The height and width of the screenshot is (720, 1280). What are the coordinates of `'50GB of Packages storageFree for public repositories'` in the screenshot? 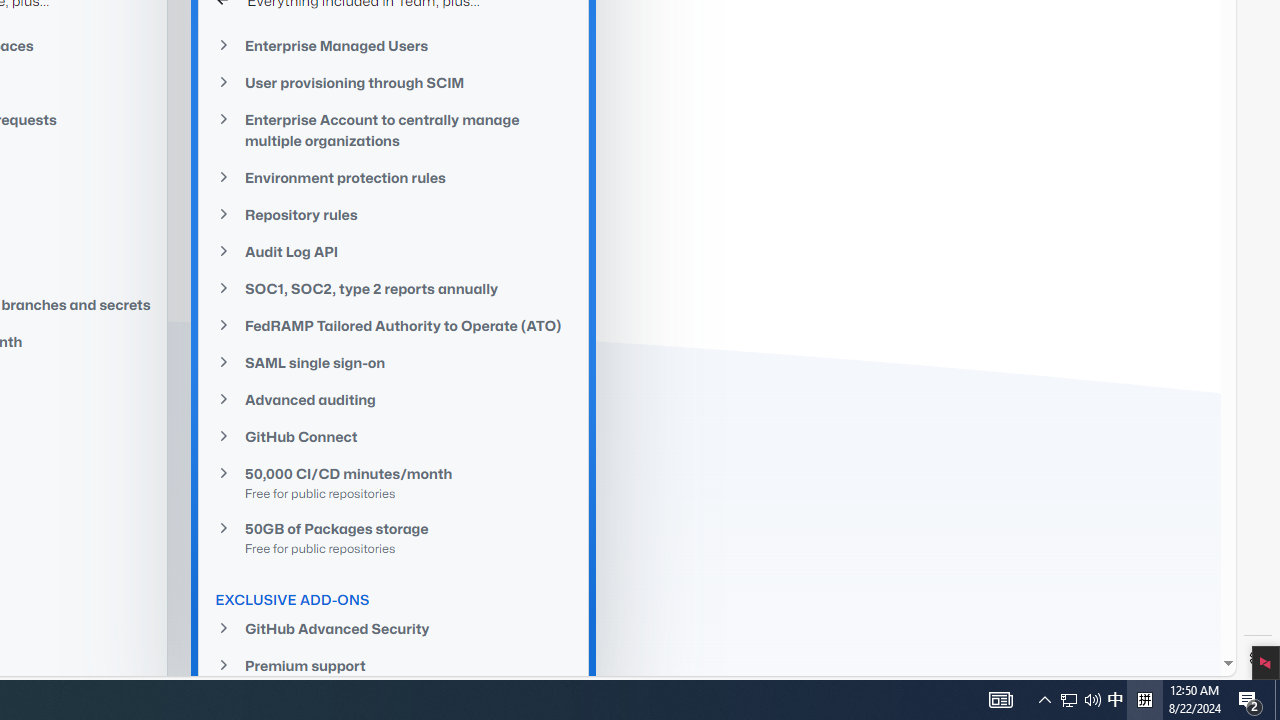 It's located at (394, 536).